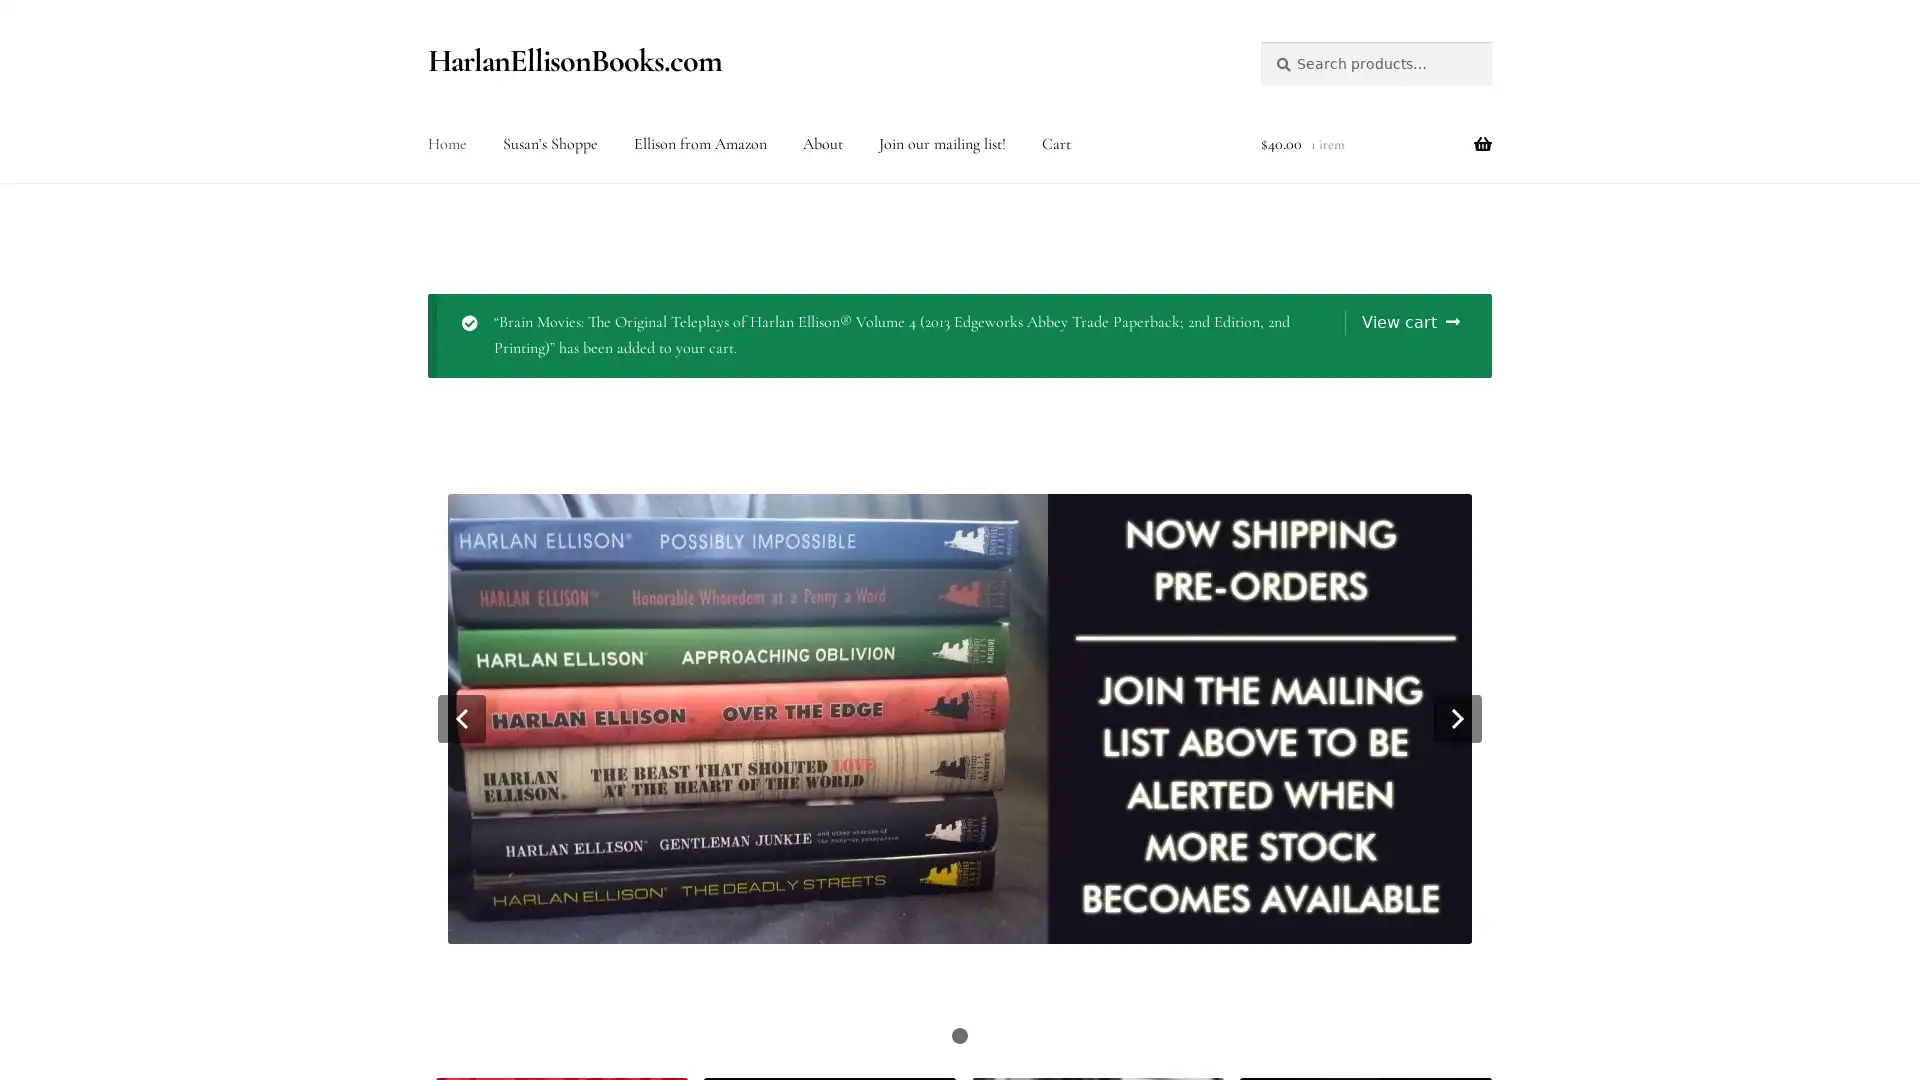 Image resolution: width=1920 pixels, height=1080 pixels. What do you see at coordinates (1457, 716) in the screenshot?
I see `Next slide` at bounding box center [1457, 716].